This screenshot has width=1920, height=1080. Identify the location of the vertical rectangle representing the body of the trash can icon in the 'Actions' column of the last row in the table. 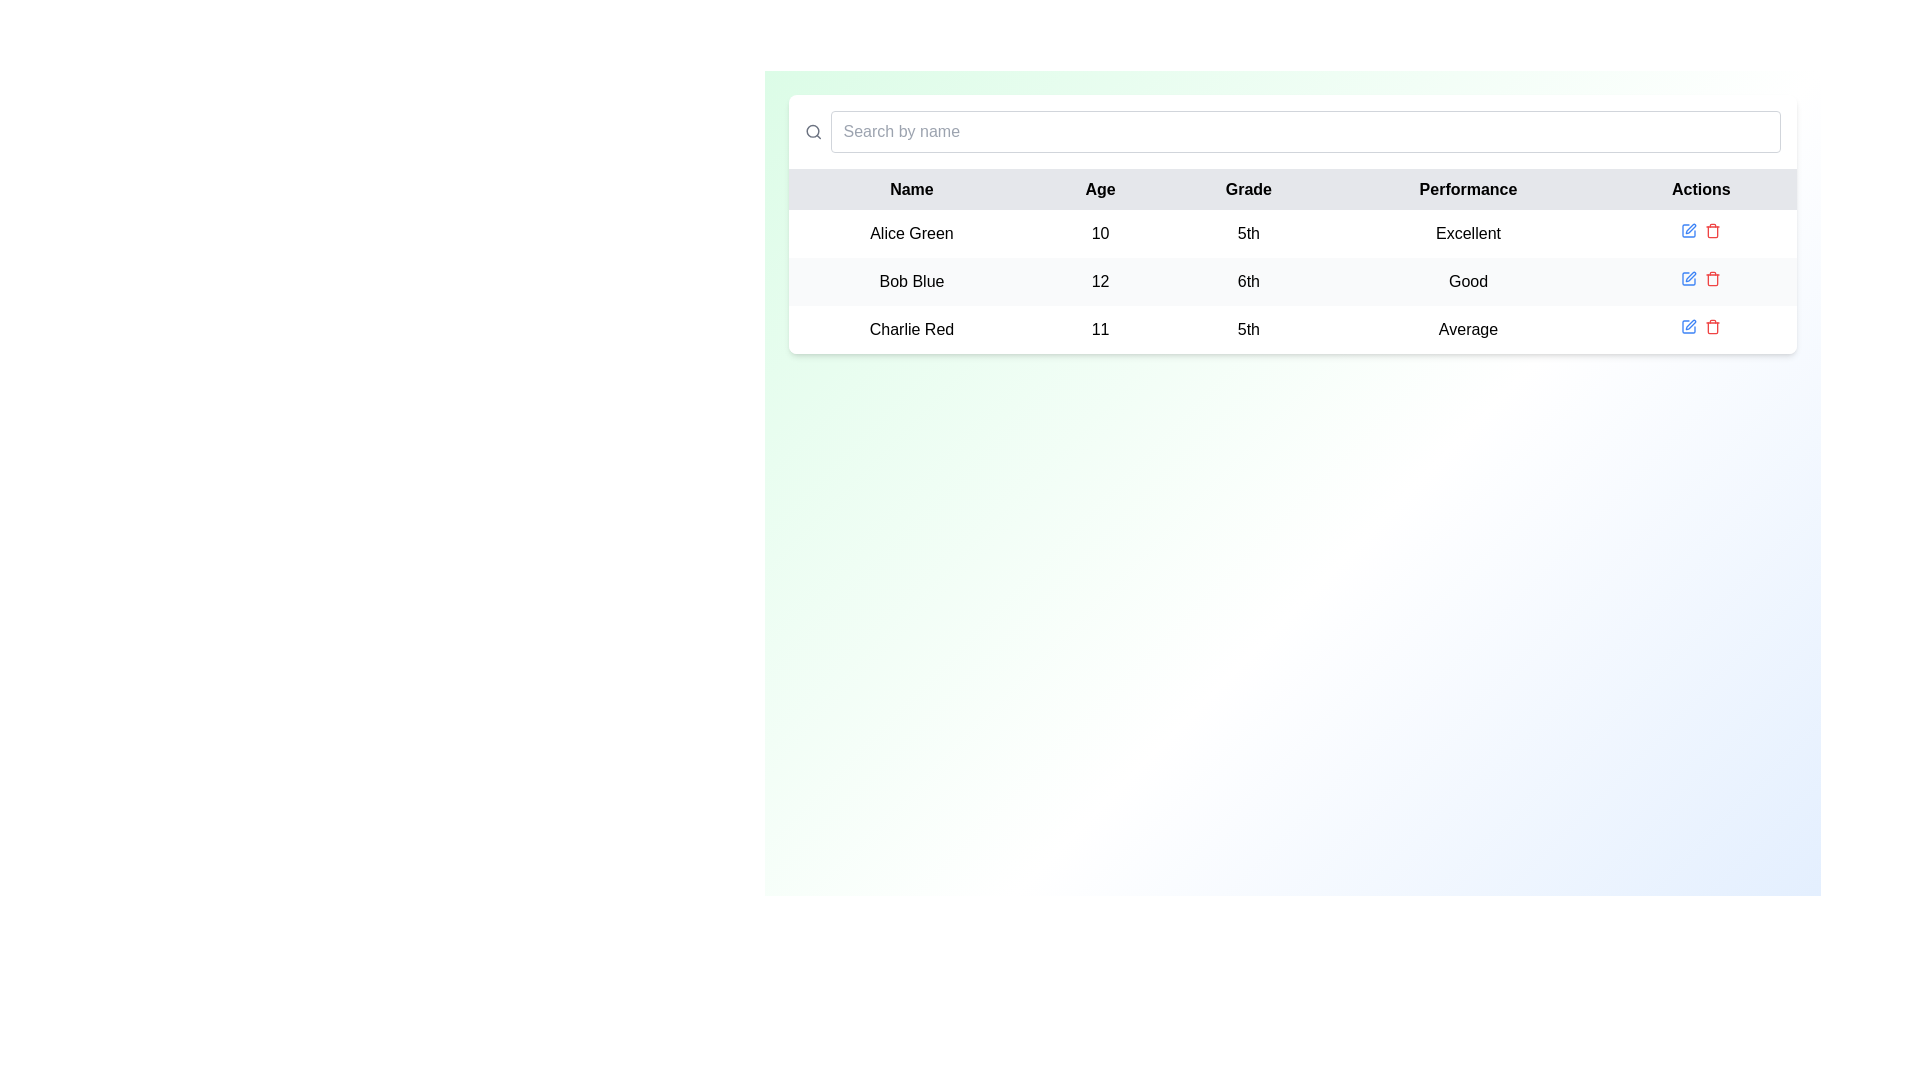
(1712, 327).